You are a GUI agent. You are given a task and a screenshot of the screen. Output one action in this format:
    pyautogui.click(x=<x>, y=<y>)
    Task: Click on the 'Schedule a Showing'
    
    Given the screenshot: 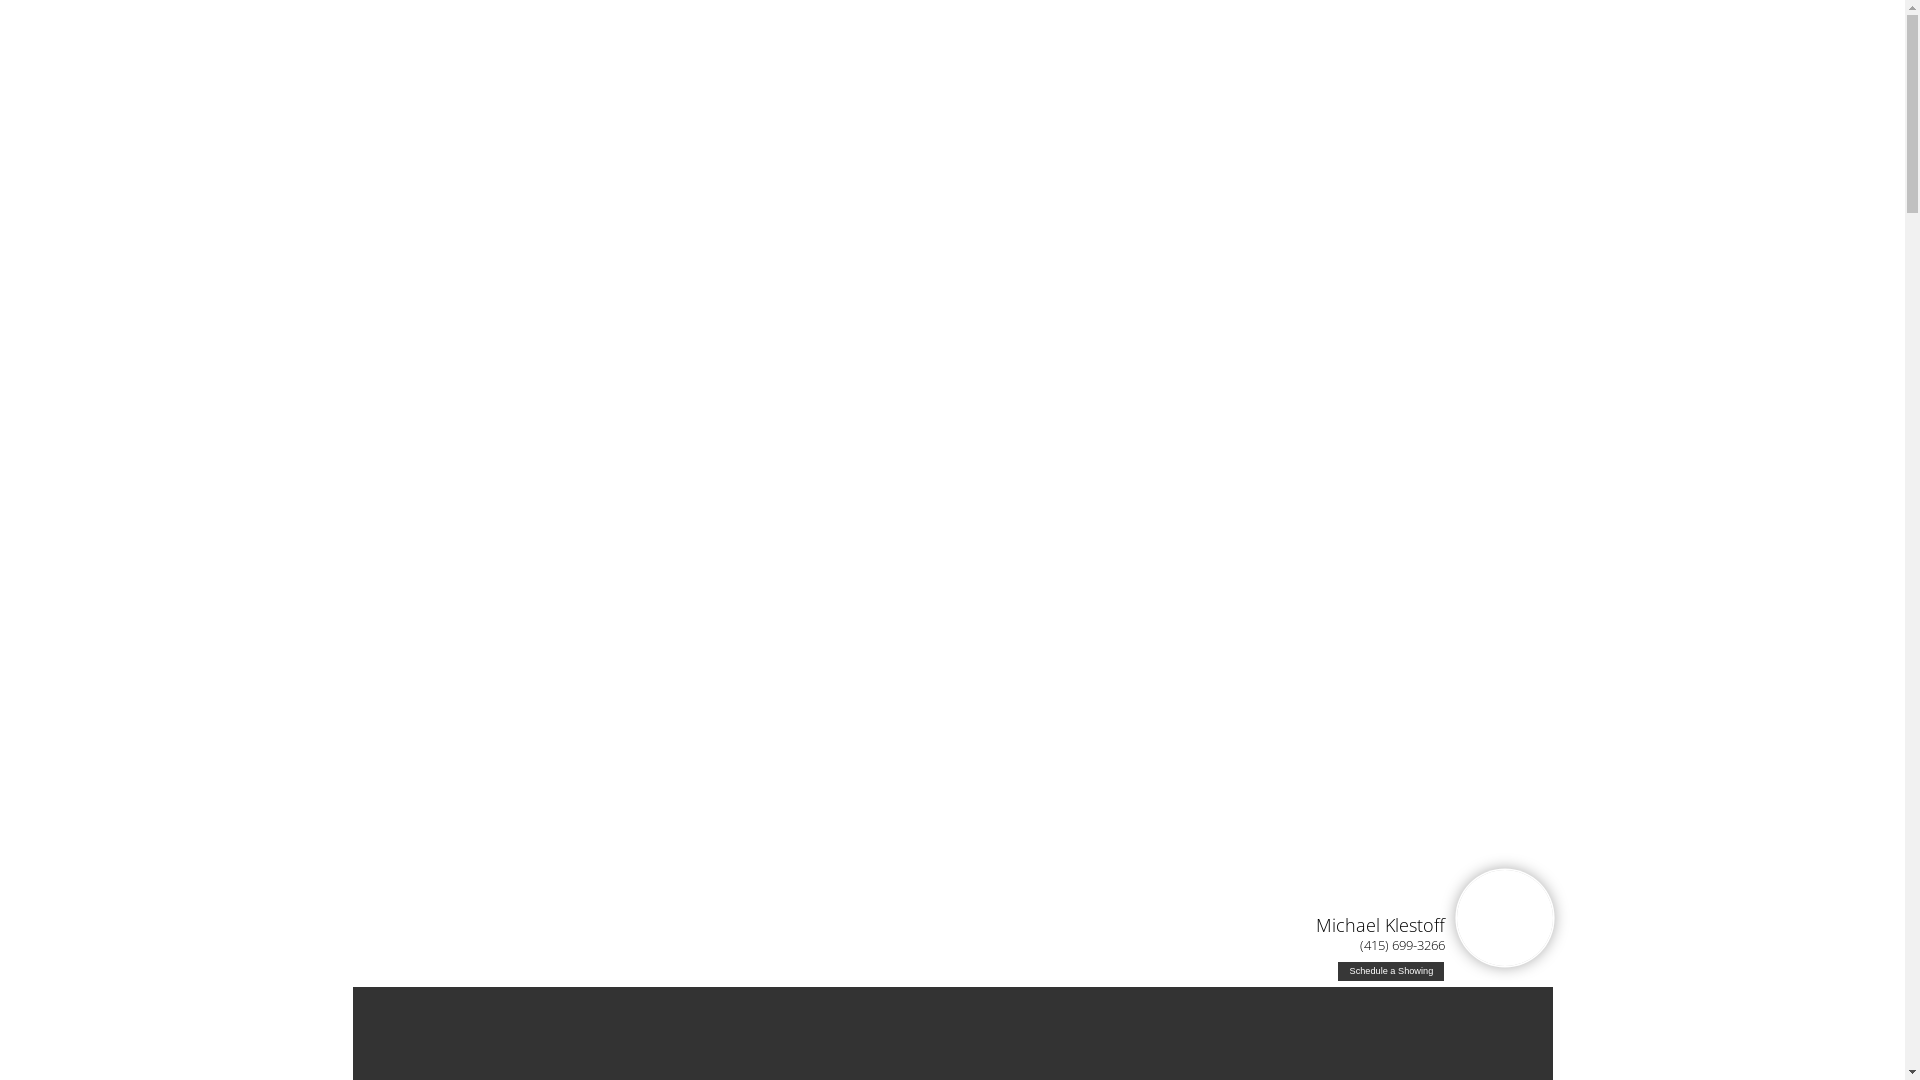 What is the action you would take?
    pyautogui.click(x=1390, y=970)
    